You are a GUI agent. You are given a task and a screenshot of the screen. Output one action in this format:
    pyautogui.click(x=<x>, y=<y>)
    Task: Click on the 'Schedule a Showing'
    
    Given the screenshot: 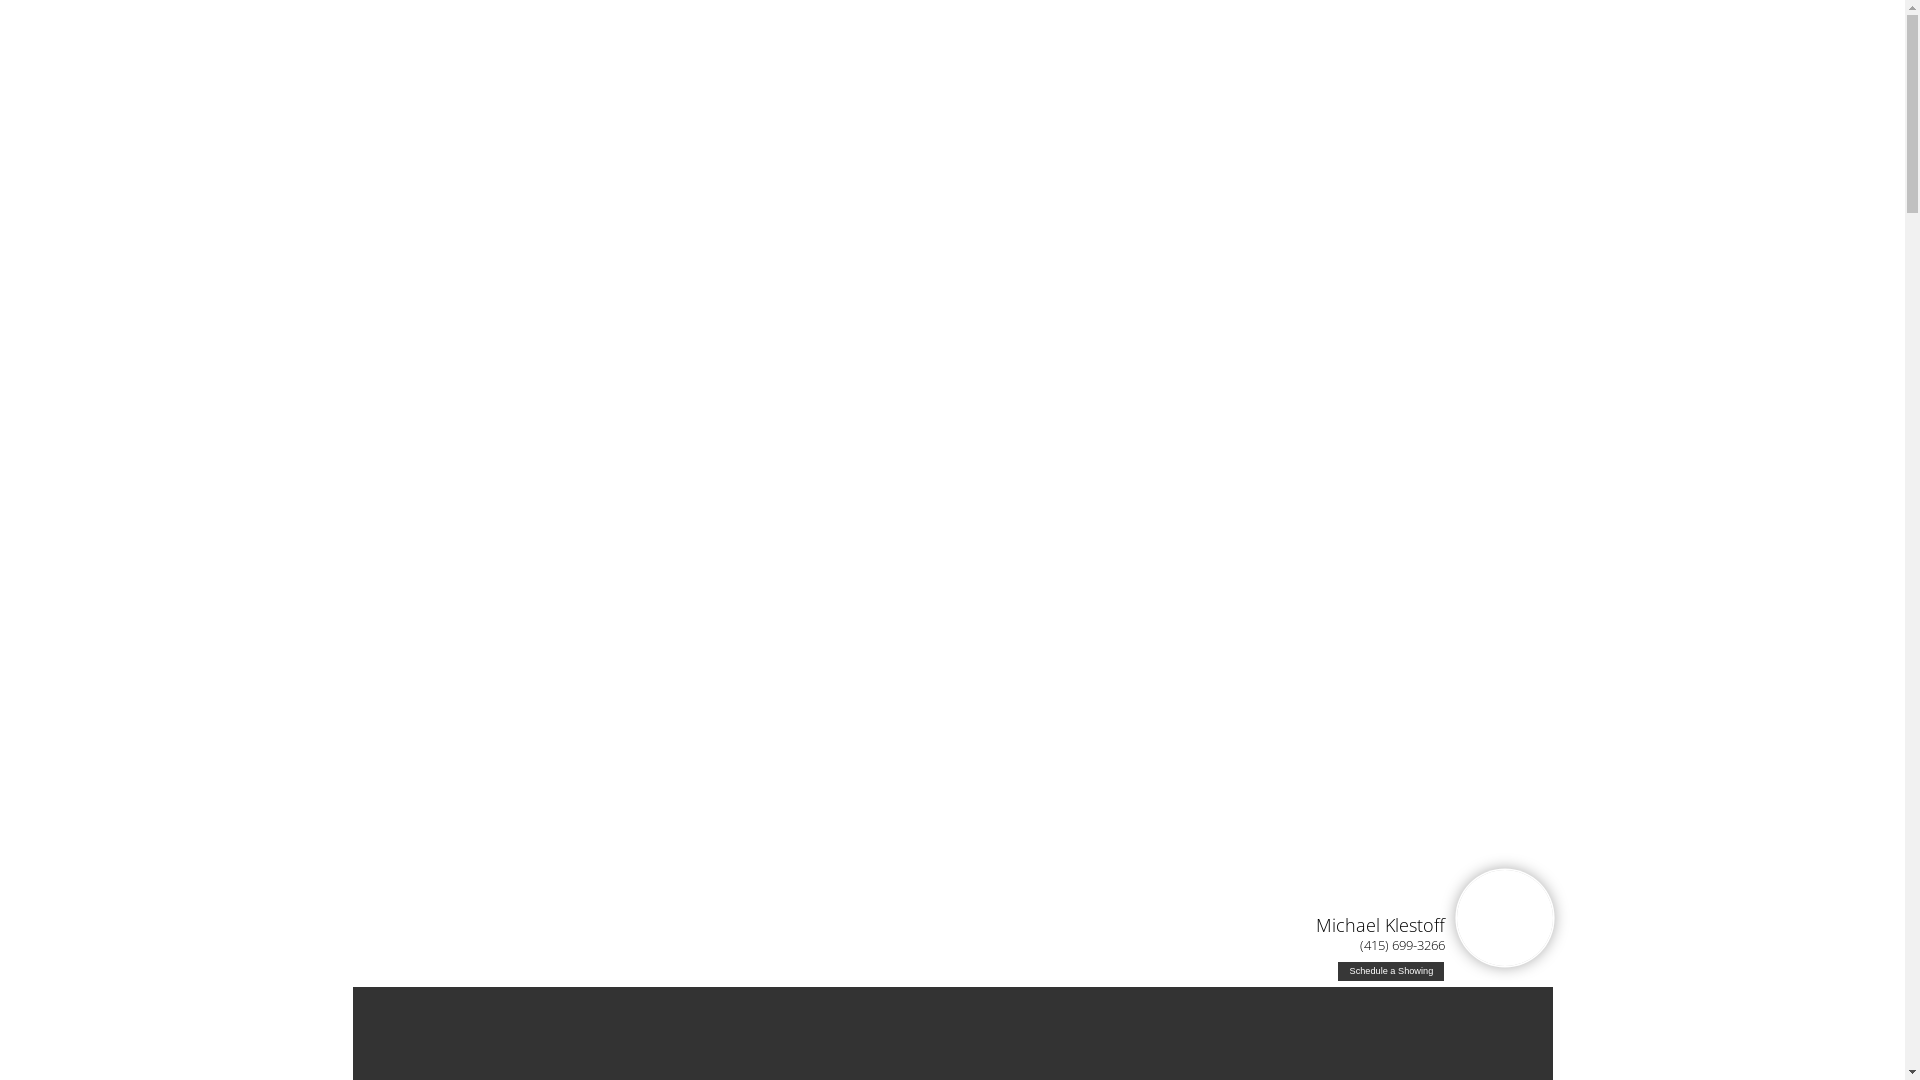 What is the action you would take?
    pyautogui.click(x=1390, y=970)
    